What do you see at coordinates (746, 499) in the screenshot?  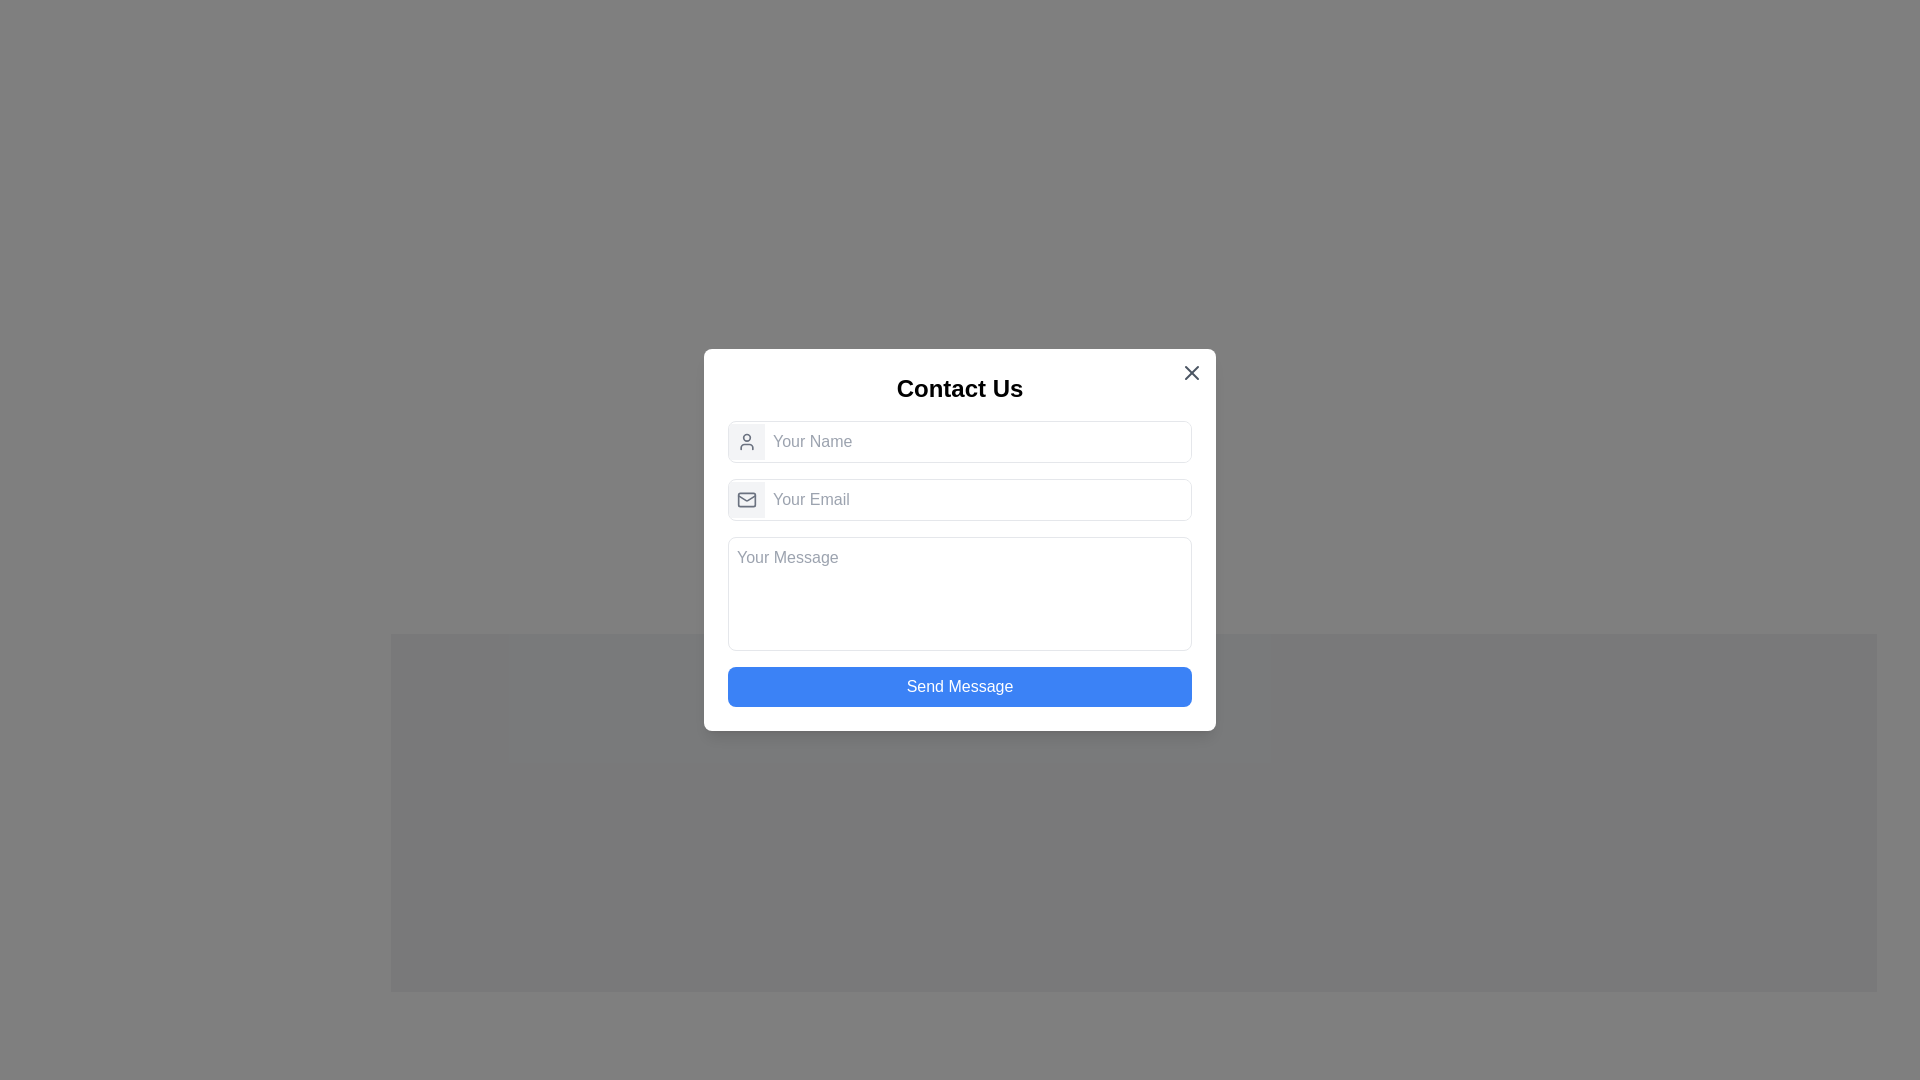 I see `the envelope-shaped icon with a gray outline in the 'Contact Us' modal dialog, located between the 'Your Email' input field and 'Your Name' input field` at bounding box center [746, 499].